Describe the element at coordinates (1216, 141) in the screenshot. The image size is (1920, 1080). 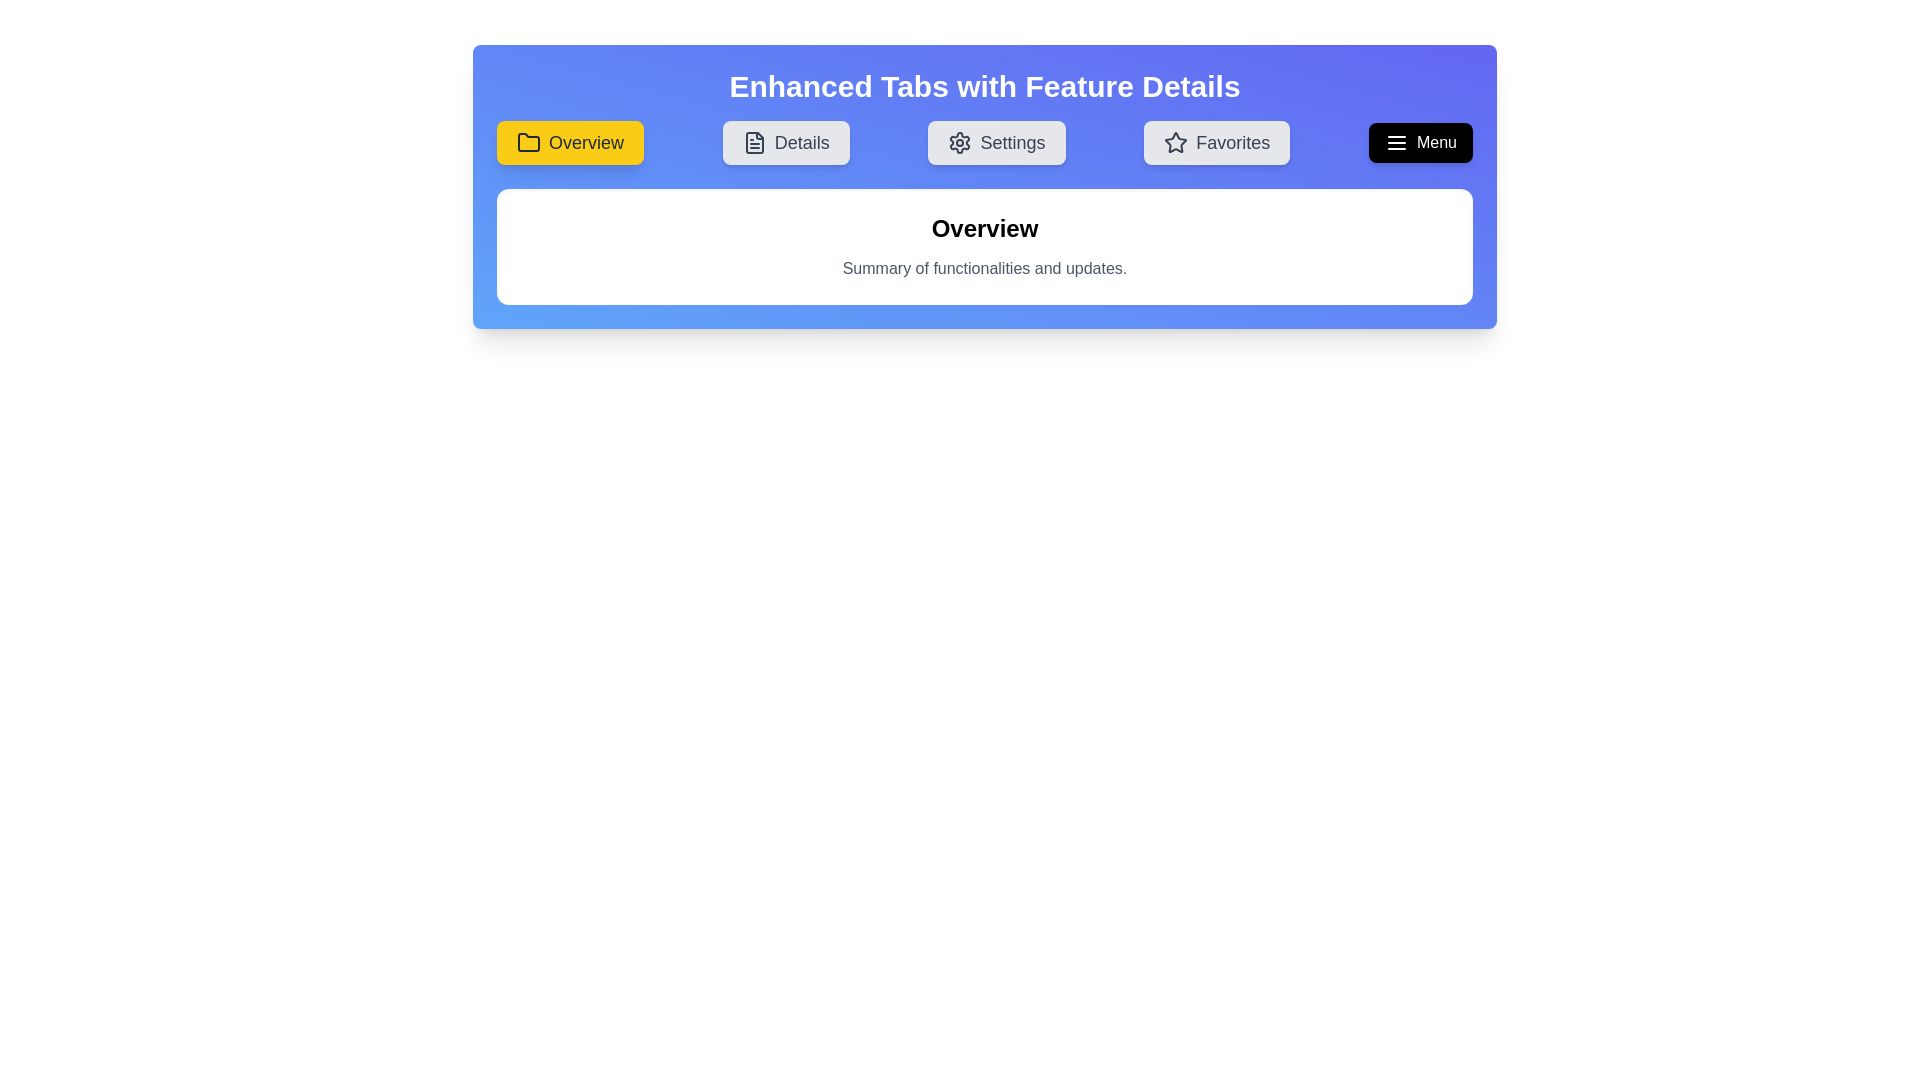
I see `the navigation button for 'Favorites', which is the fourth button from the left in the horizontal navigation bar, located between 'Settings' and 'Menu'` at that location.